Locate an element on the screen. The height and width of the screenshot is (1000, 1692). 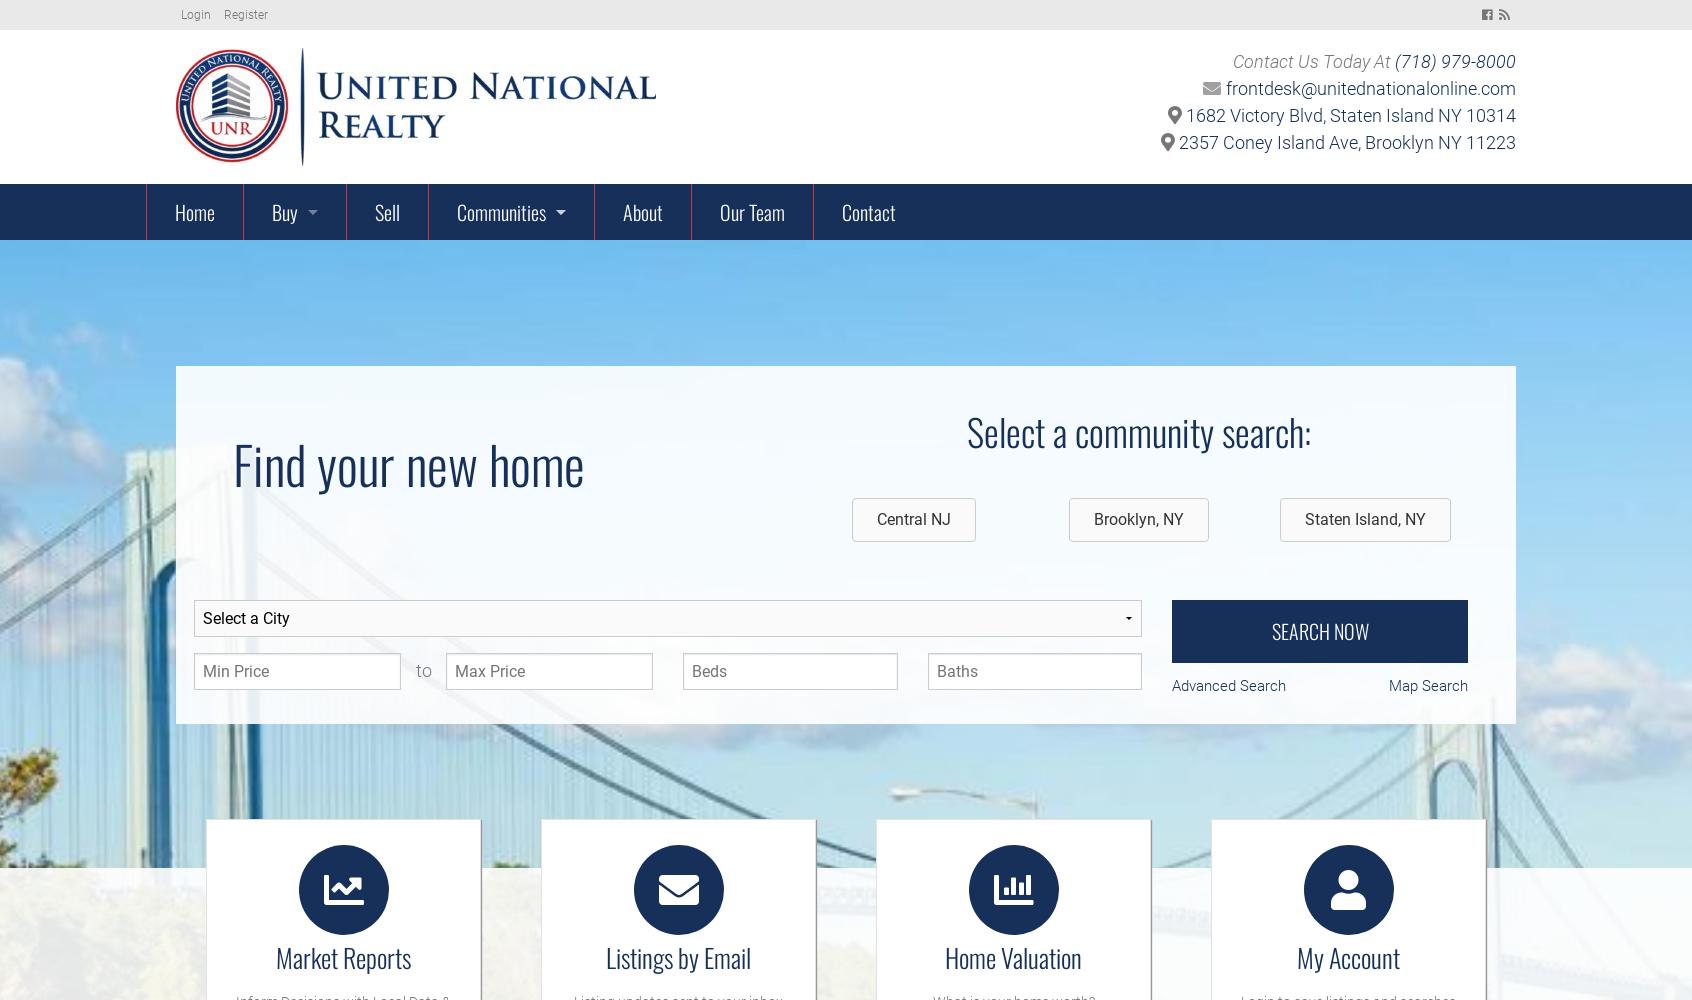
'My Account' is located at coordinates (1348, 955).